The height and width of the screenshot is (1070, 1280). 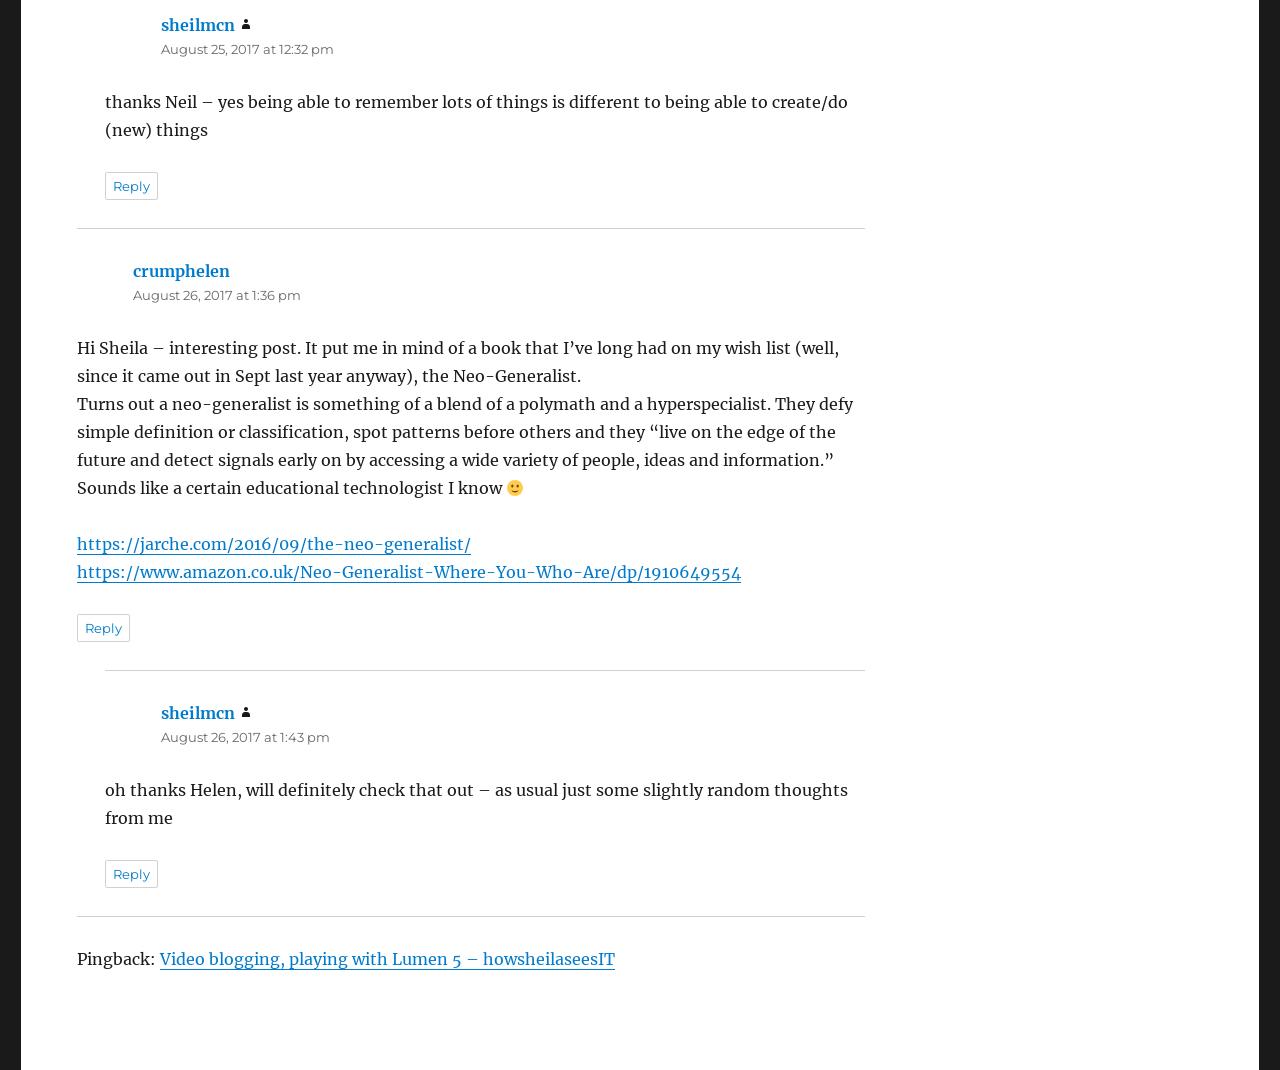 I want to click on 'Pingback:', so click(x=117, y=958).